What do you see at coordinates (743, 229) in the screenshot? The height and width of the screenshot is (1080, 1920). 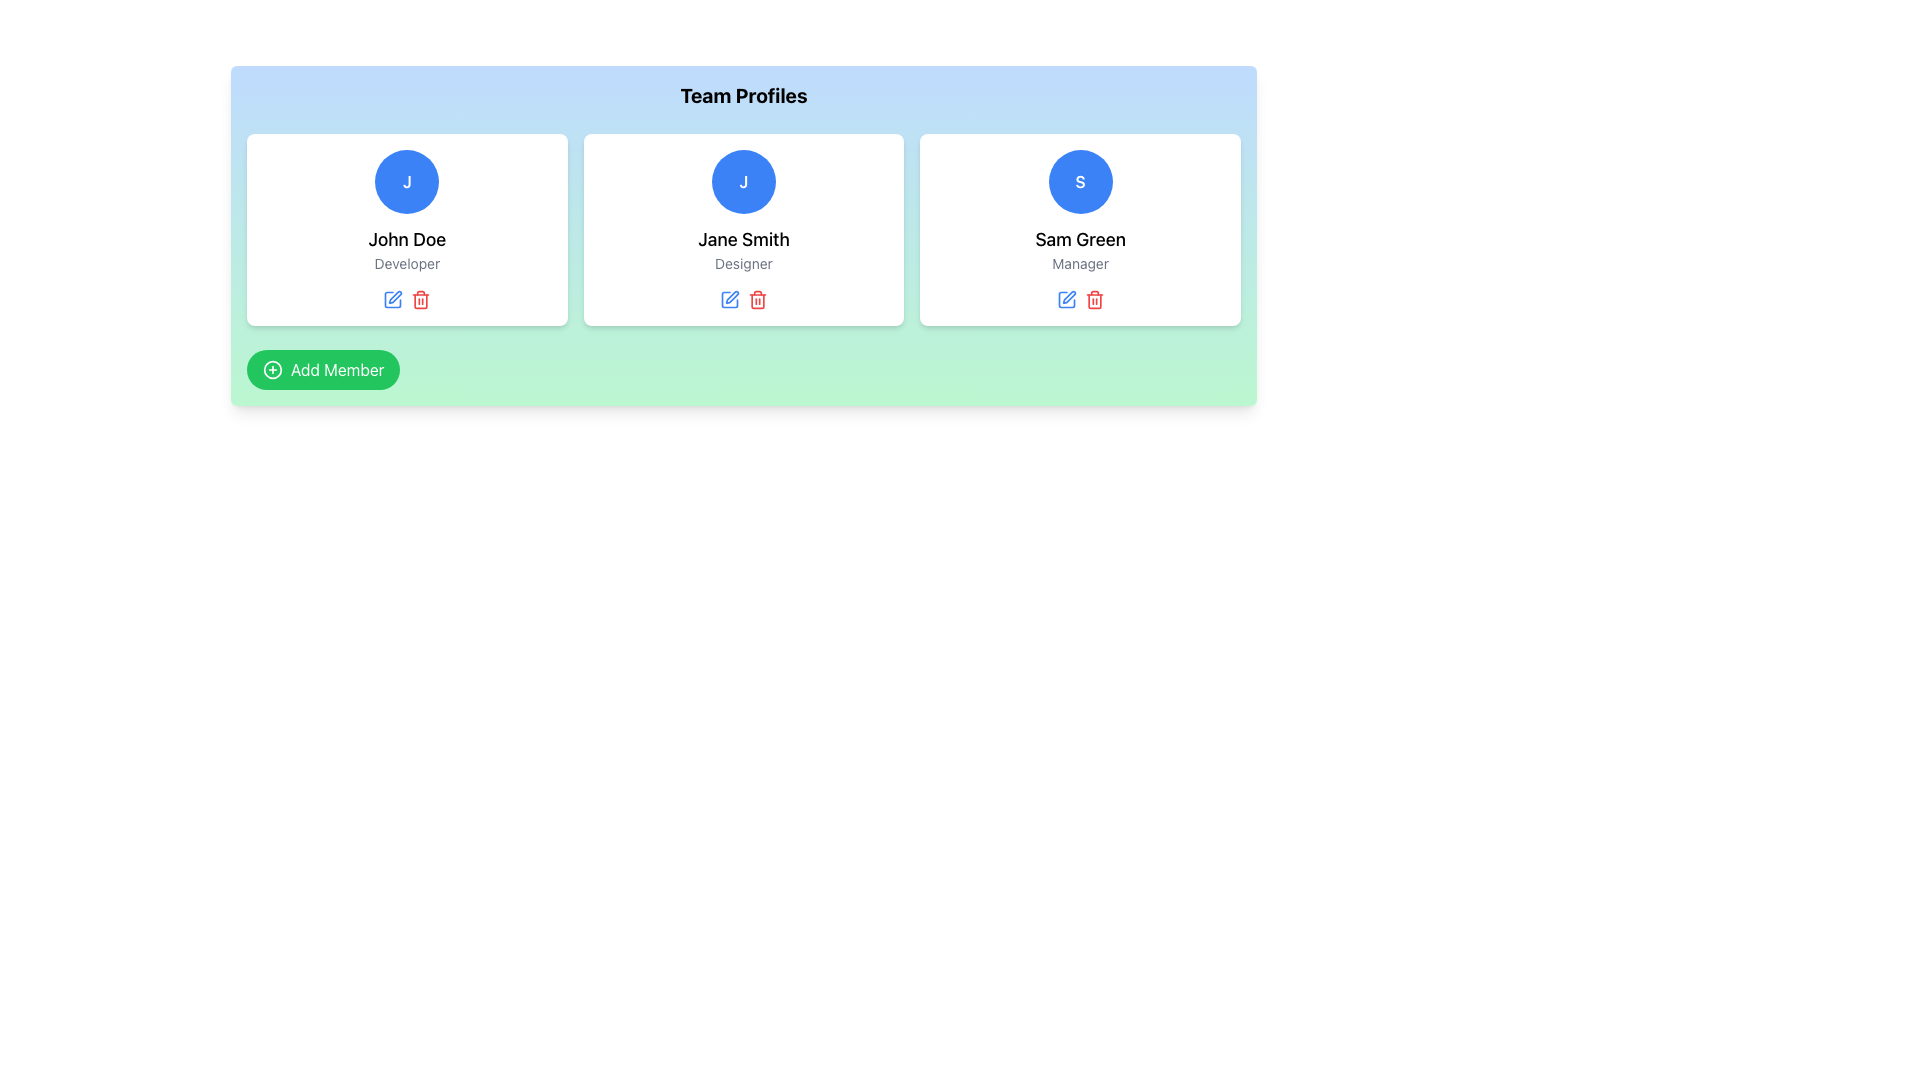 I see `the Profile card displaying Jane Smith's information, which includes a blue circular icon with the letter 'J', located at the center of the three-card grid layout` at bounding box center [743, 229].